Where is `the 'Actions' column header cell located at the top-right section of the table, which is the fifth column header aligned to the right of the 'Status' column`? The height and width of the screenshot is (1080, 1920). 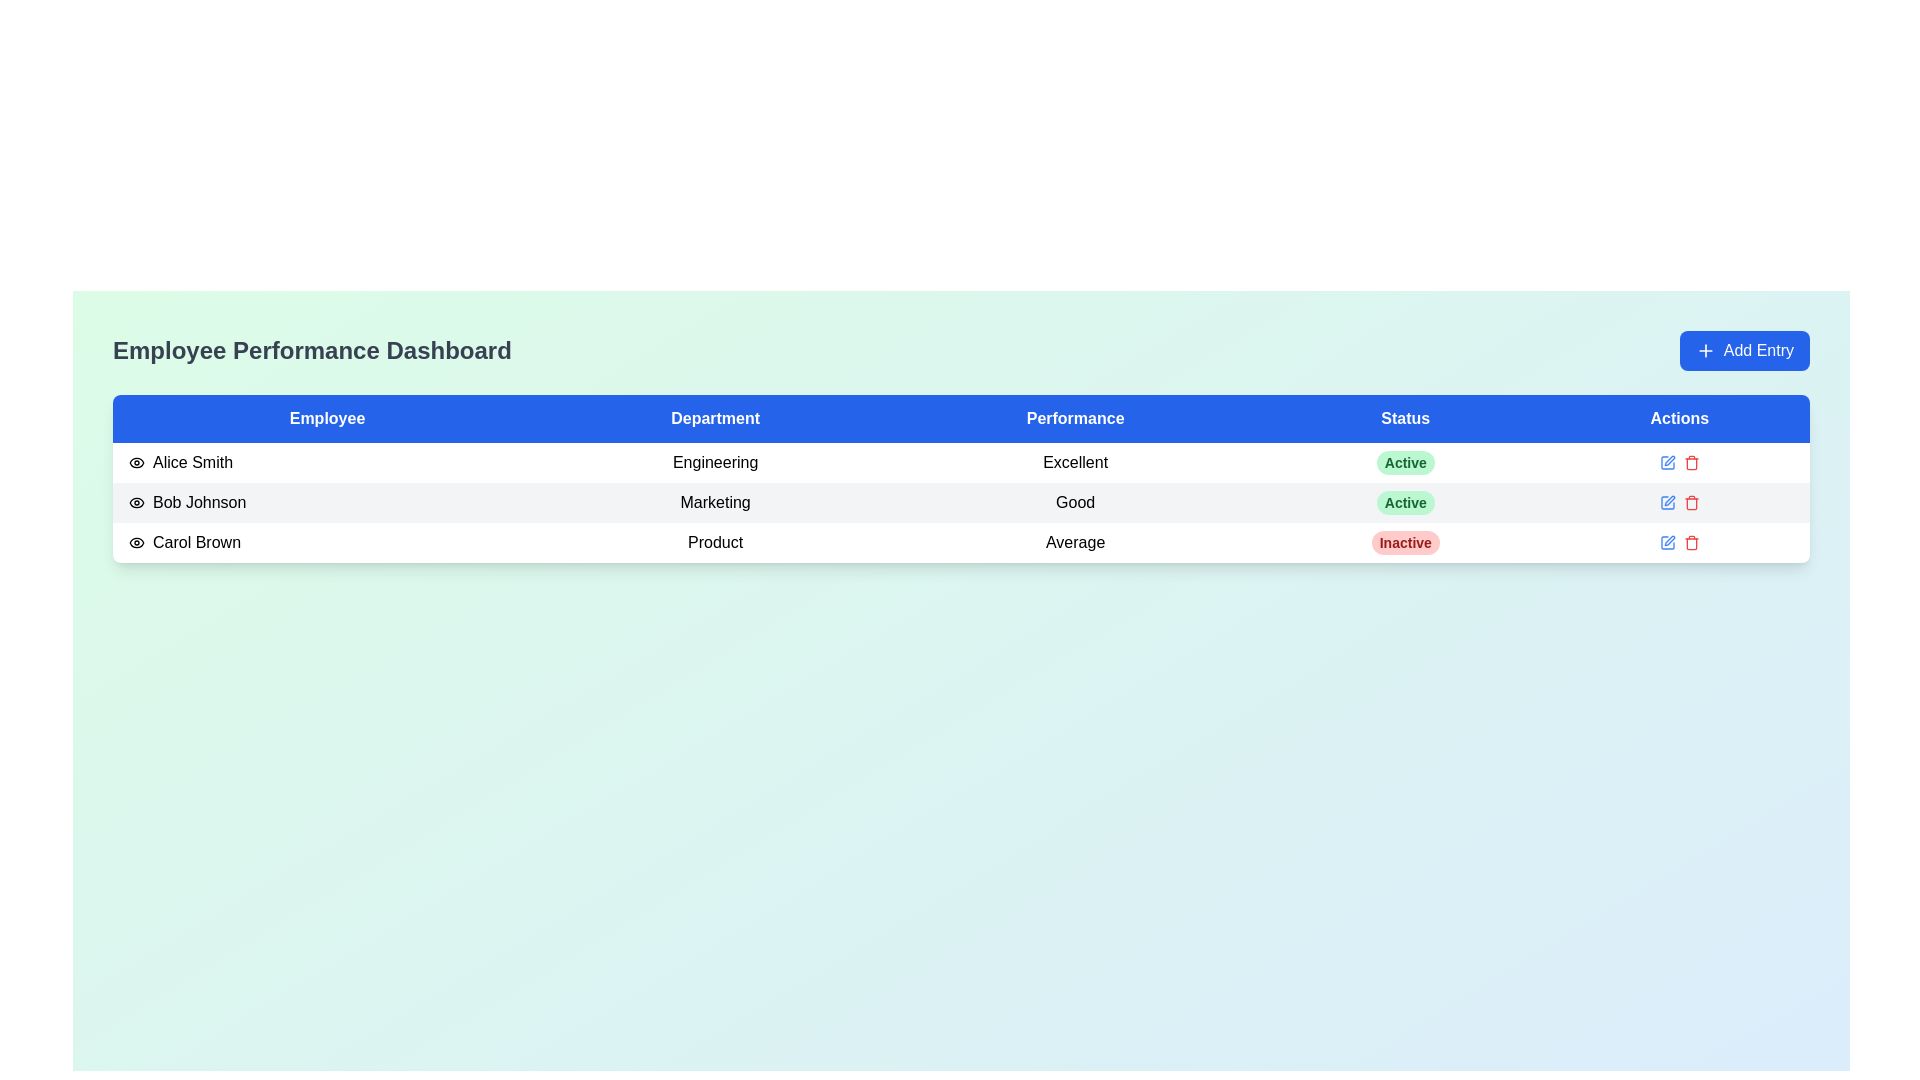 the 'Actions' column header cell located at the top-right section of the table, which is the fifth column header aligned to the right of the 'Status' column is located at coordinates (1679, 418).